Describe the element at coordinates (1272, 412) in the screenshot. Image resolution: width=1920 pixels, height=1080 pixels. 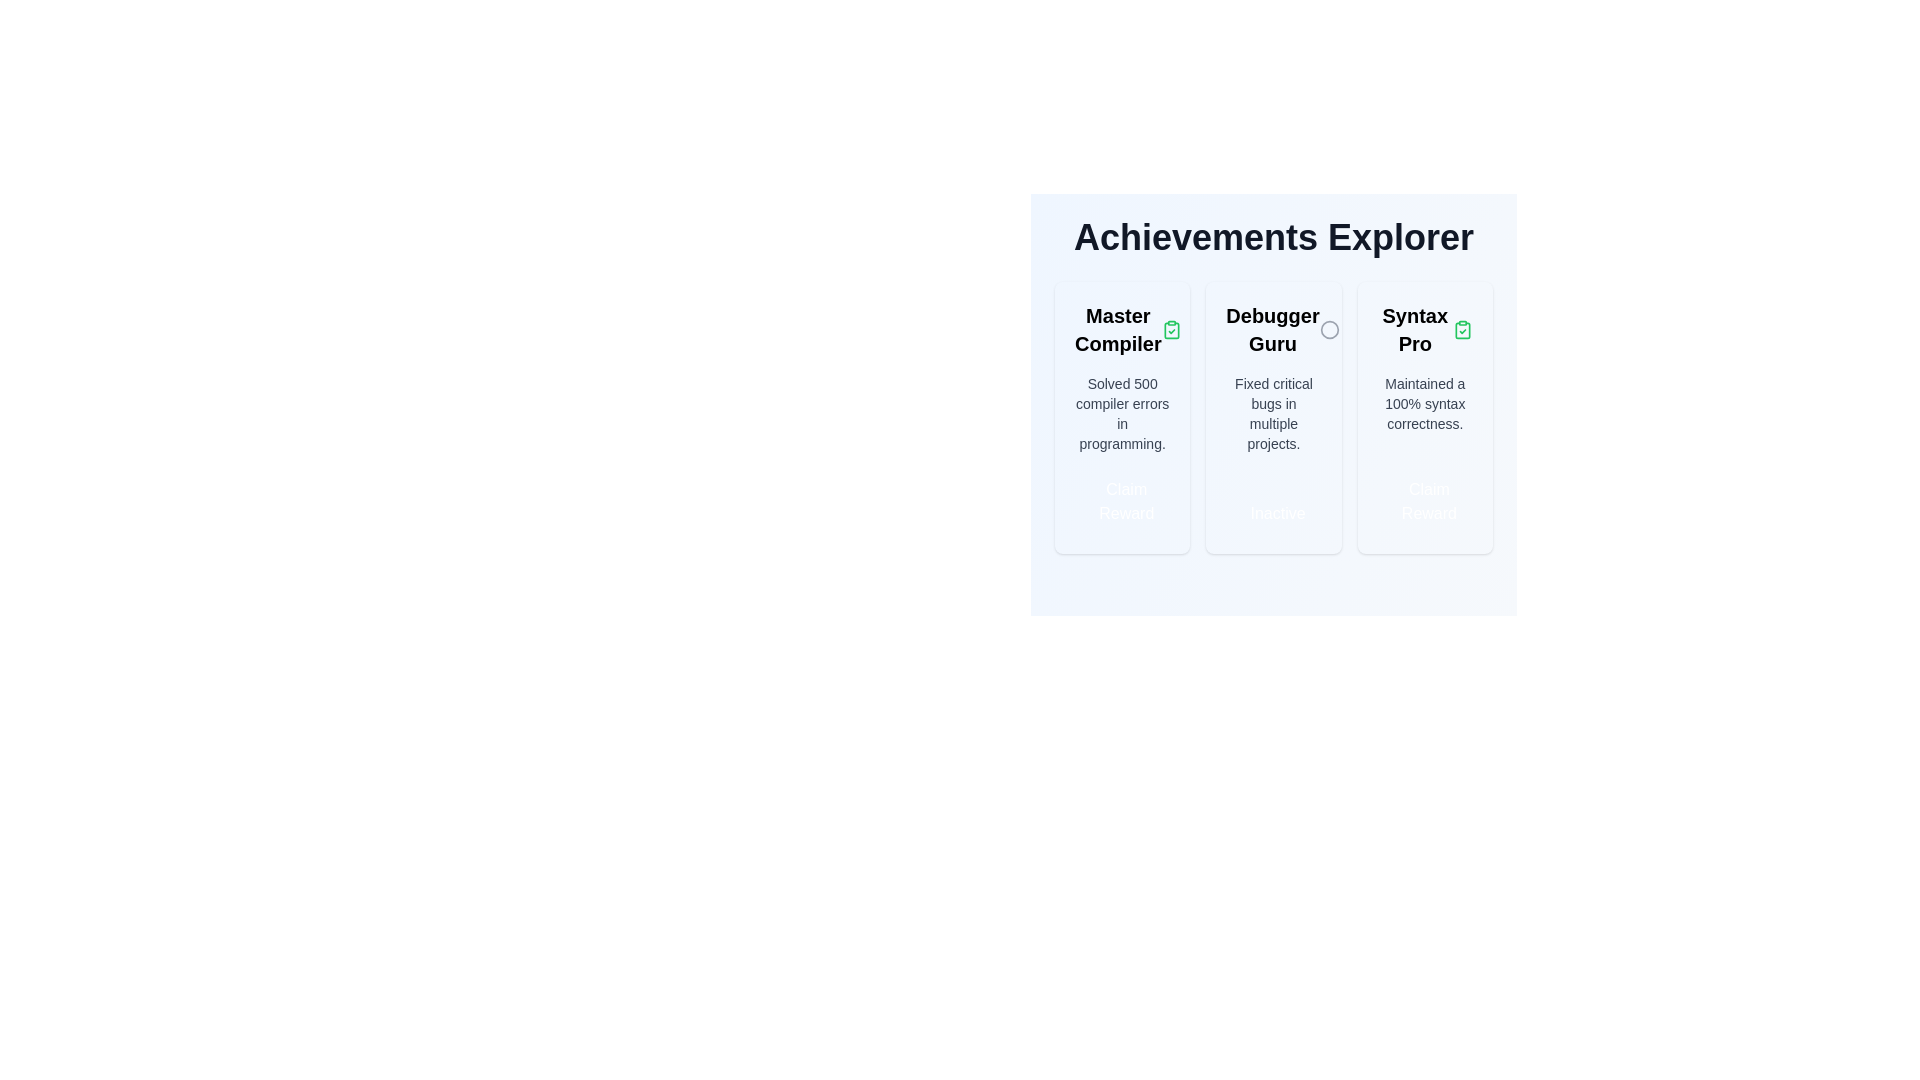
I see `the static text display that provides details about the 'Debugger Guru' achievement, located centrally within its card, below the title and above the status button` at that location.